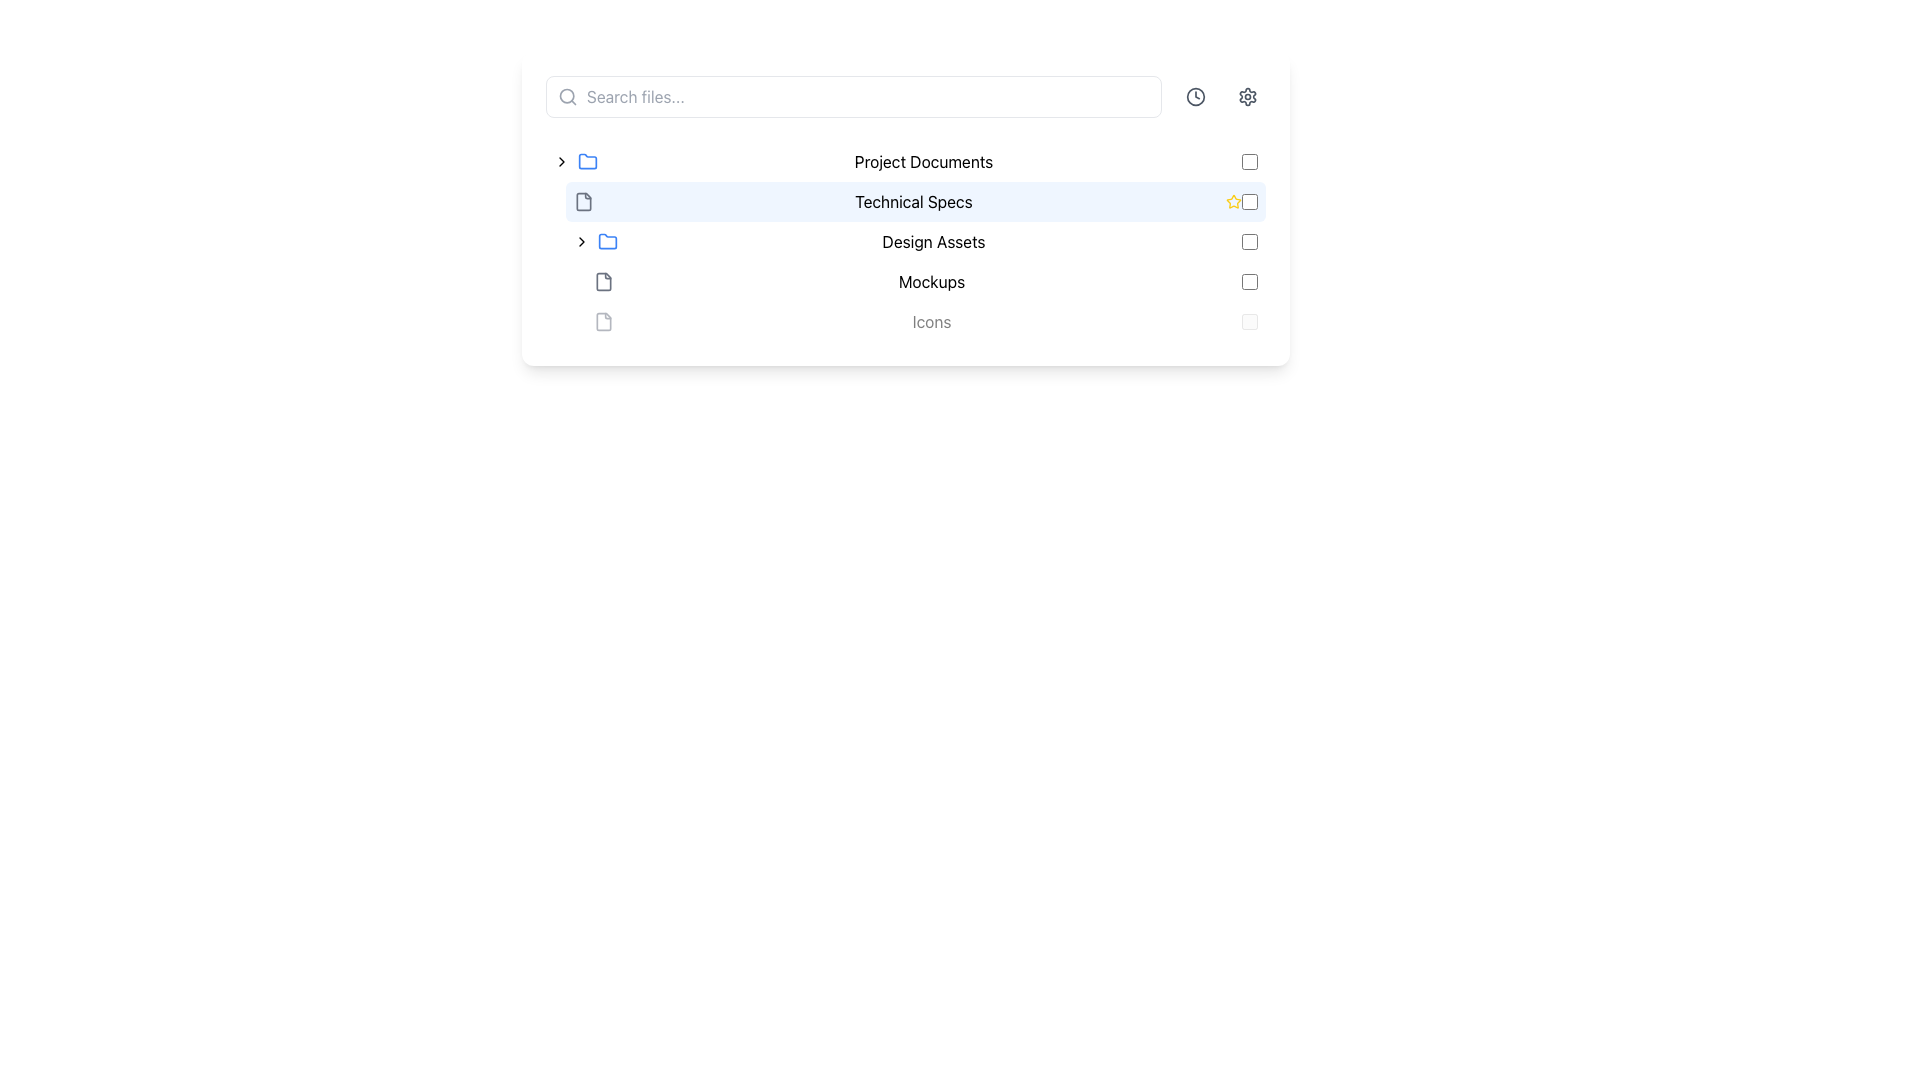 This screenshot has height=1080, width=1920. Describe the element at coordinates (560, 161) in the screenshot. I see `the Toggle icon (chevron)` at that location.